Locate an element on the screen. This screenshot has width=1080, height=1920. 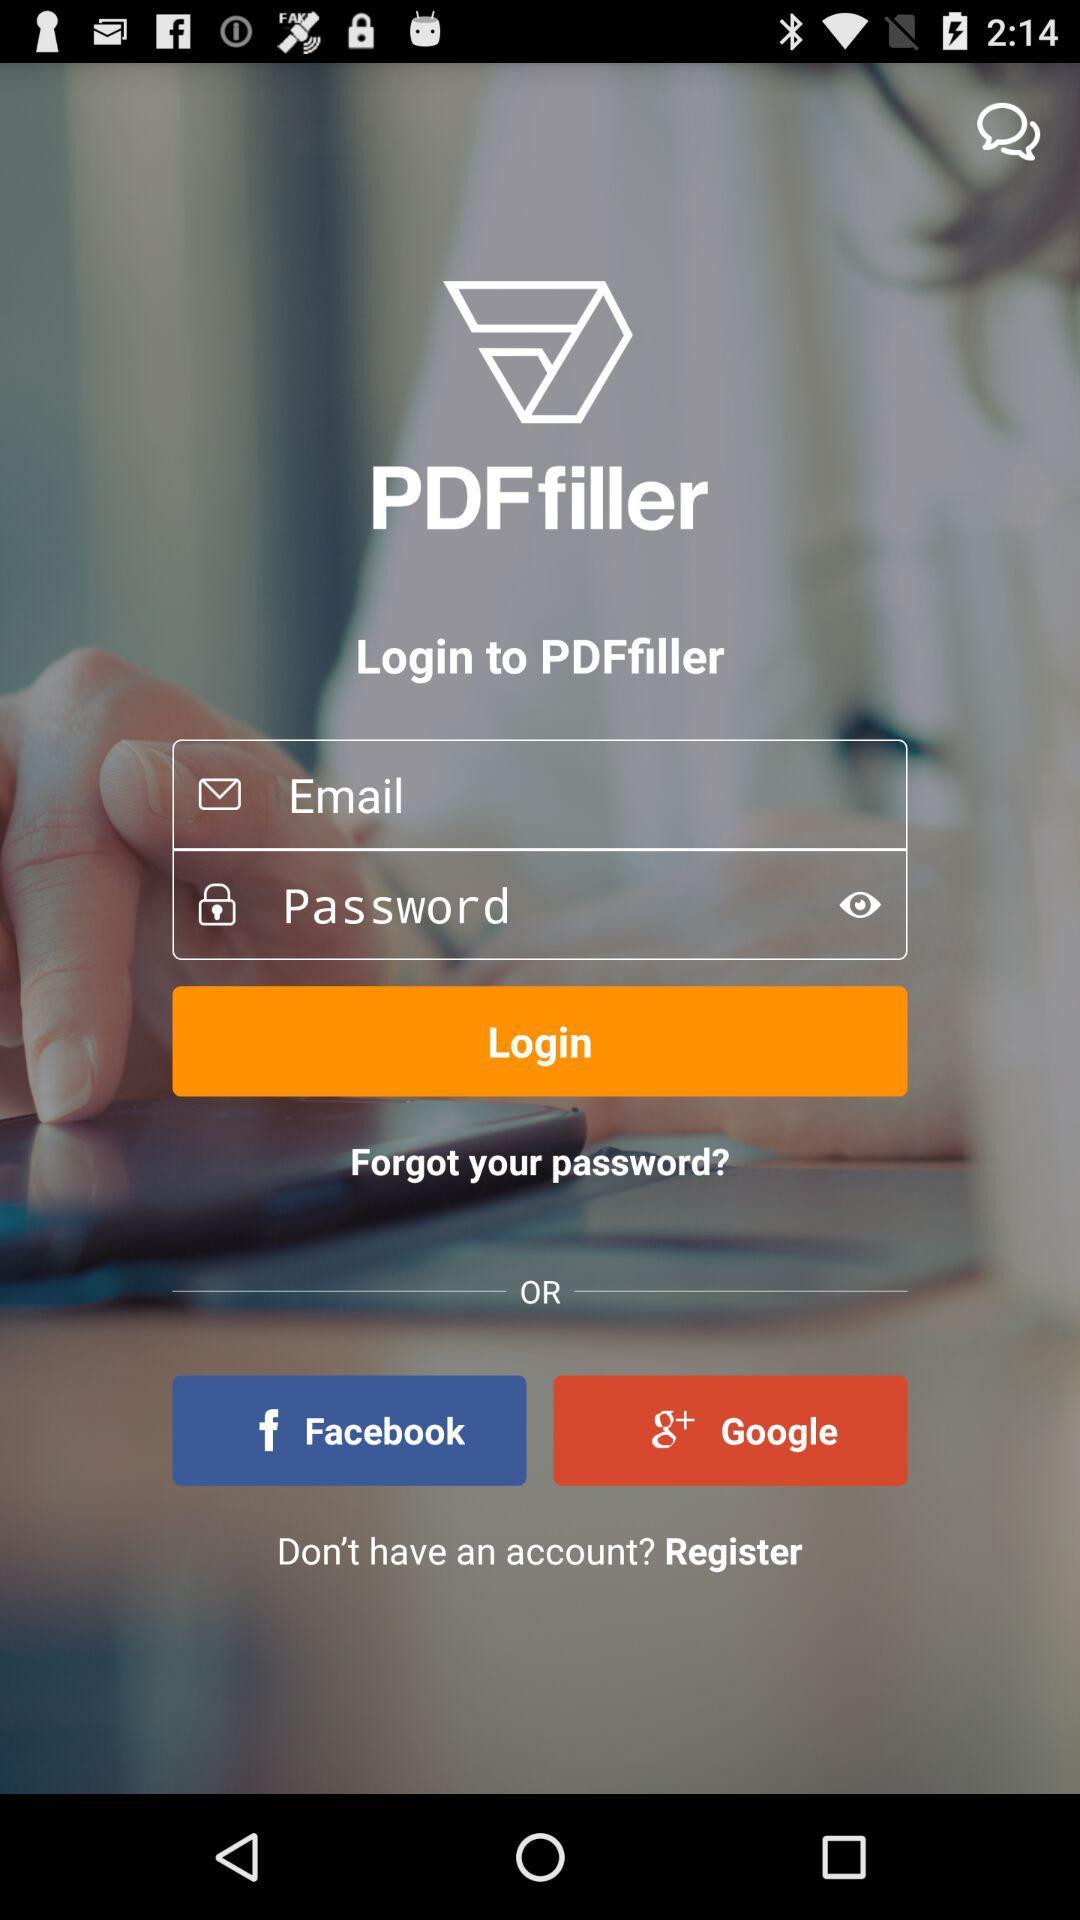
for vesion is located at coordinates (859, 903).